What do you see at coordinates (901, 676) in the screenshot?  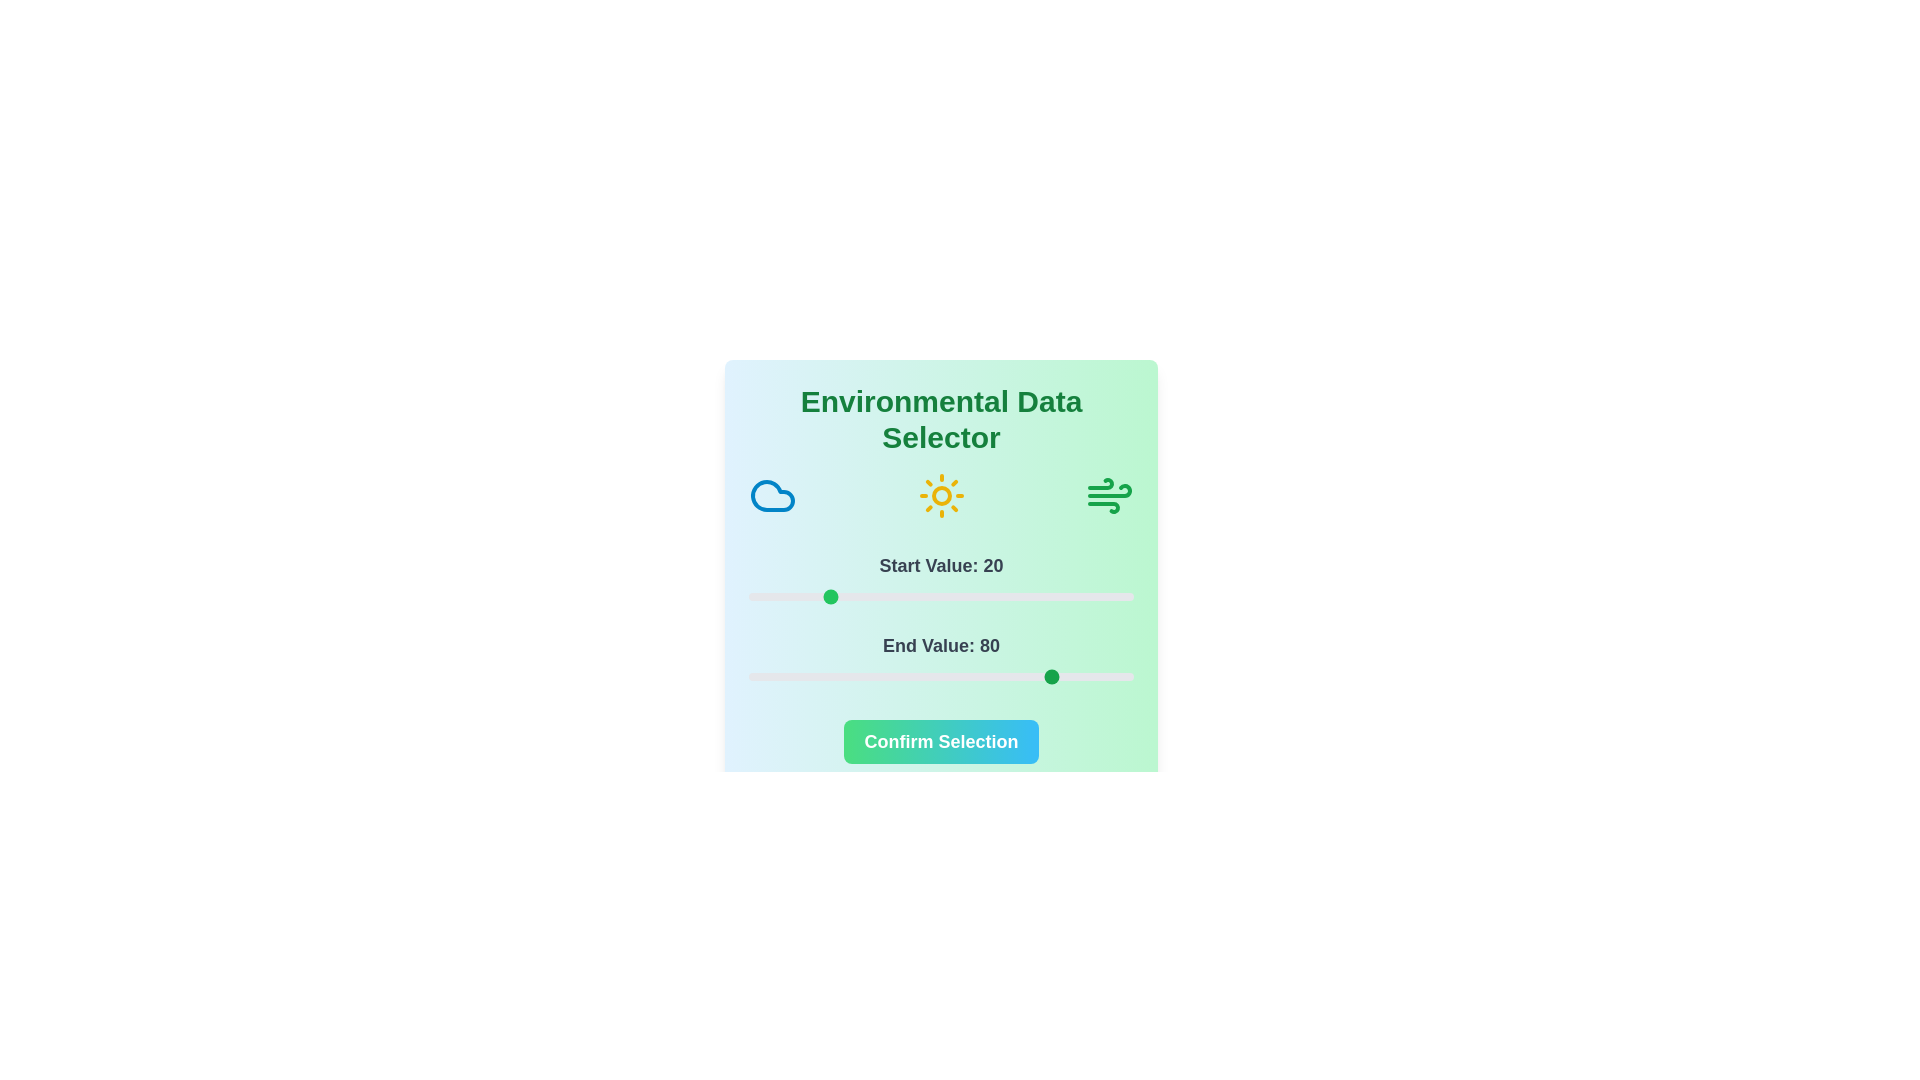 I see `the End Value slider` at bounding box center [901, 676].